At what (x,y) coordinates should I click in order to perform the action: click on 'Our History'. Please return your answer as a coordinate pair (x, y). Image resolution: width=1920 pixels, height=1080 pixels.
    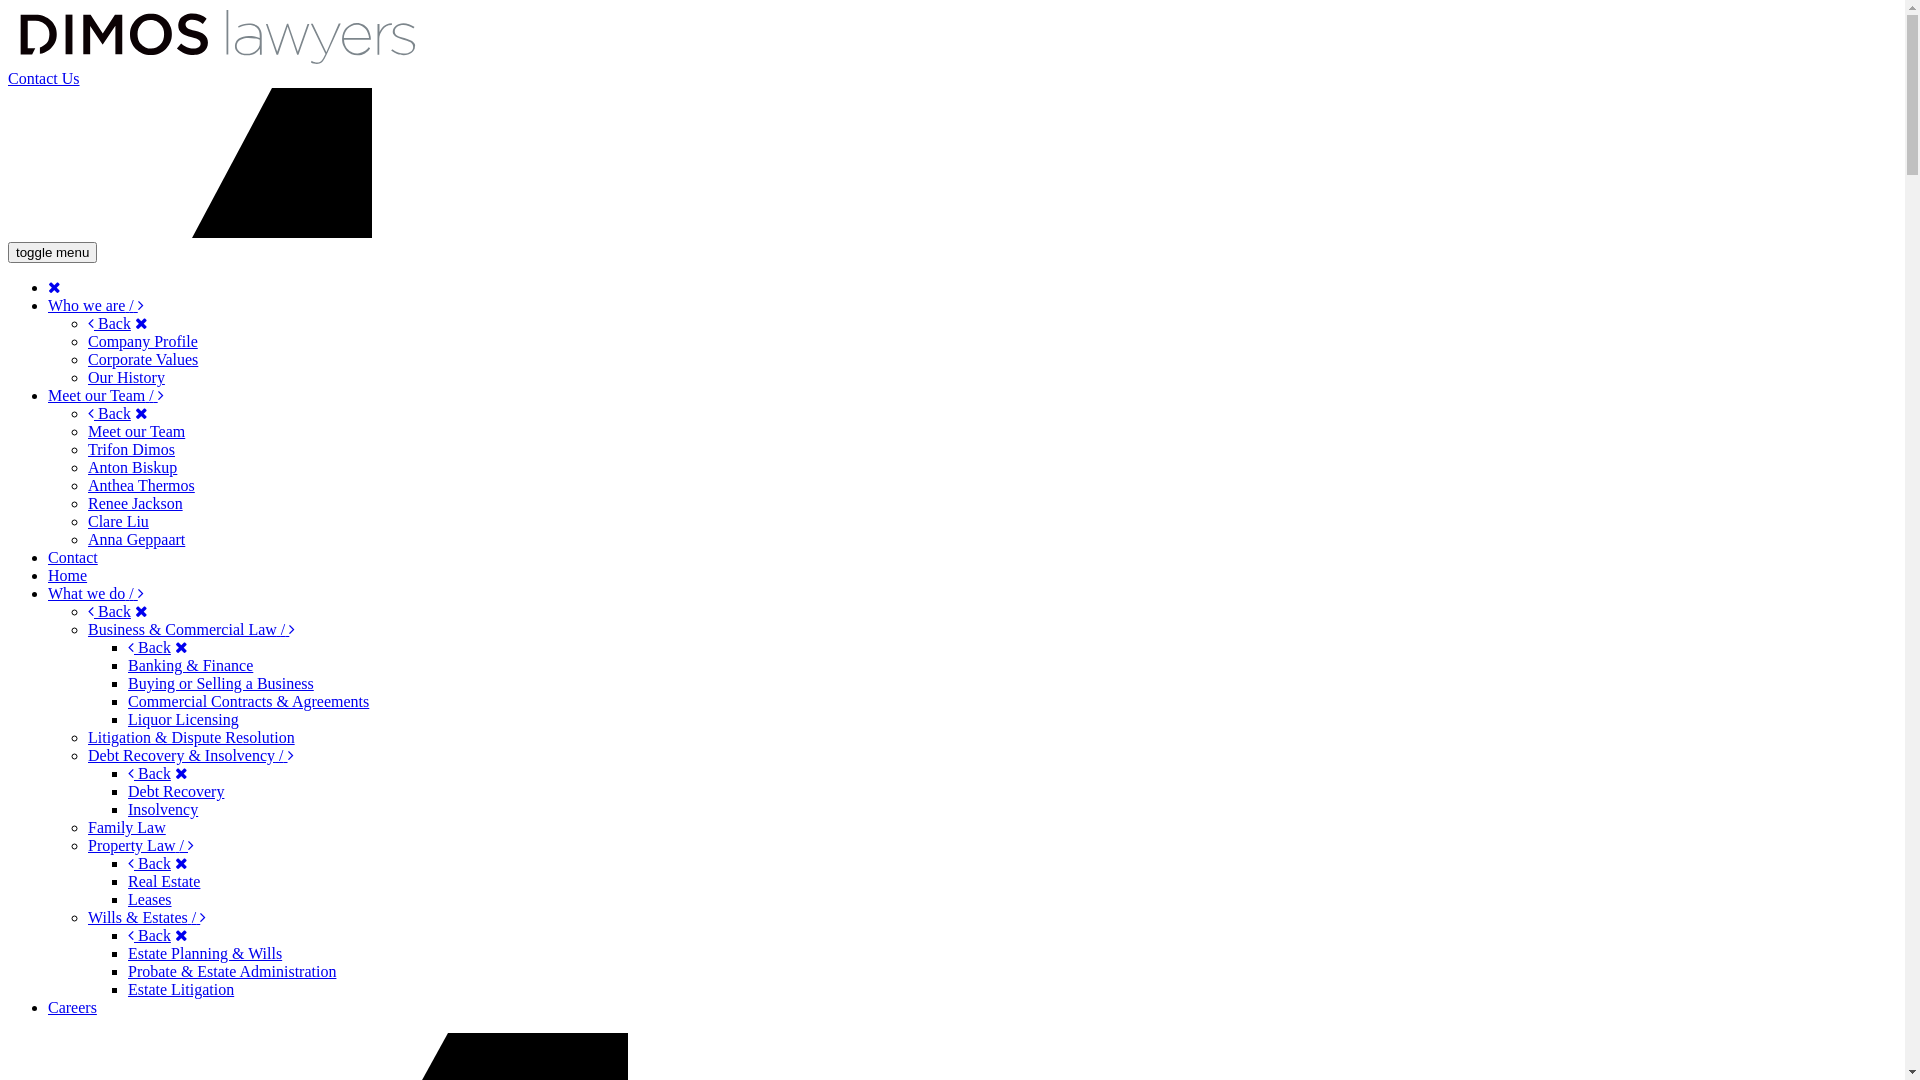
    Looking at the image, I should click on (125, 377).